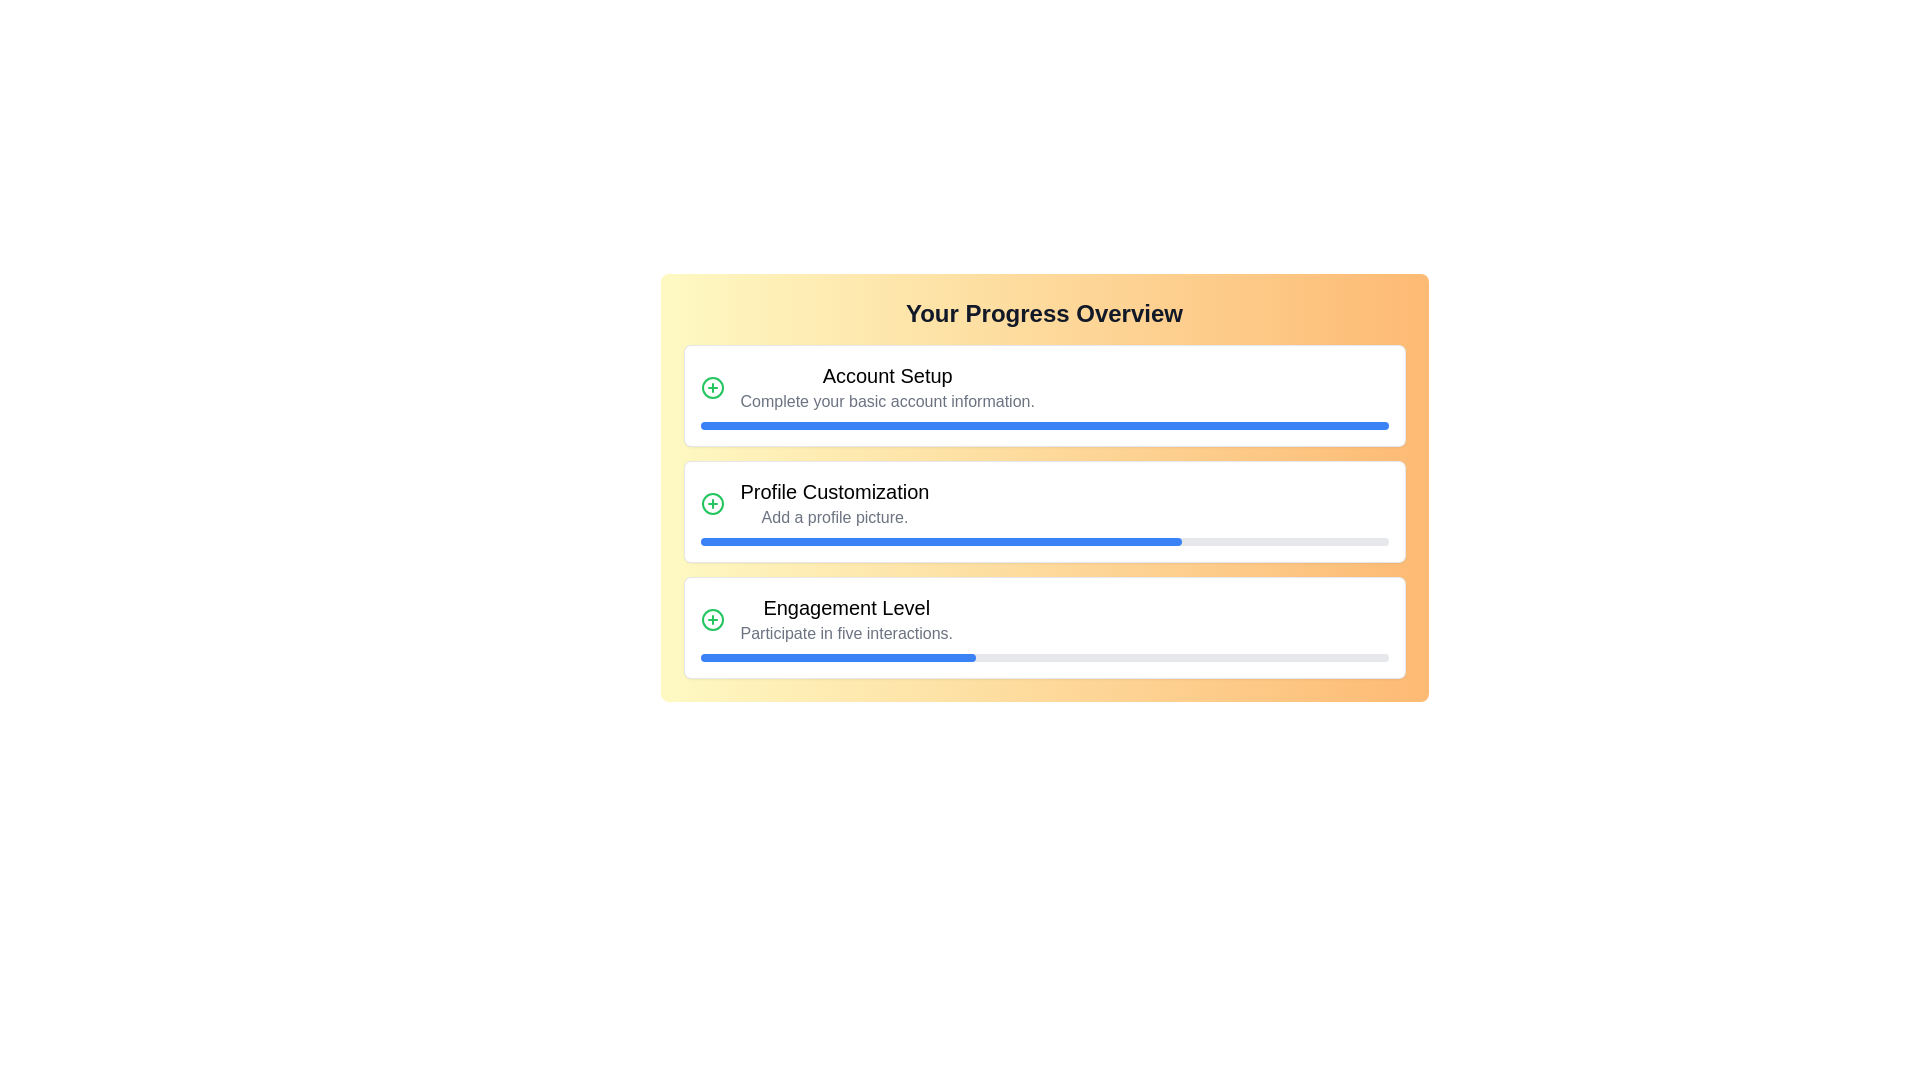 The height and width of the screenshot is (1080, 1920). Describe the element at coordinates (886, 375) in the screenshot. I see `the 'Account Setup' text label that displays as a header in bold and large font, located at the top of the first progress section in the interface` at that location.